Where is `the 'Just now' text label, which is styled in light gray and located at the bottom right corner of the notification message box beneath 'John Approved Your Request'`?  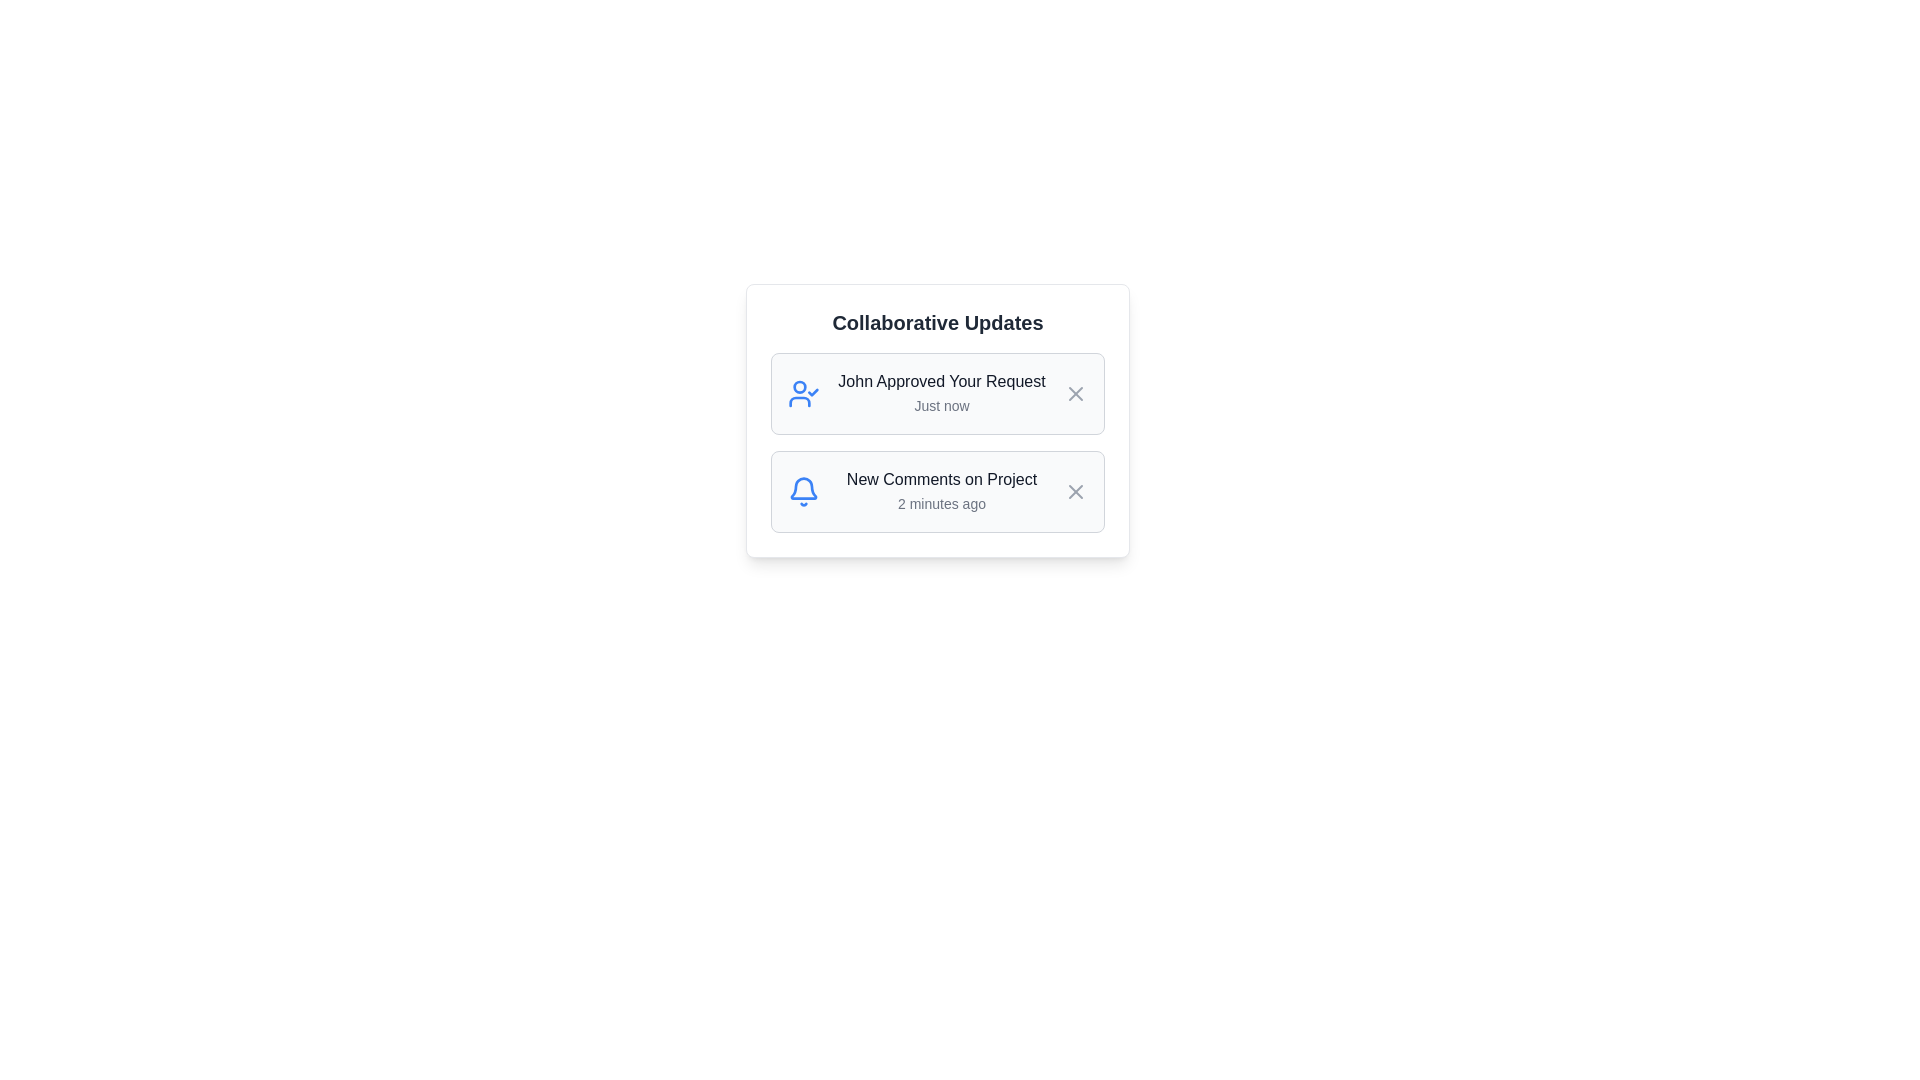
the 'Just now' text label, which is styled in light gray and located at the bottom right corner of the notification message box beneath 'John Approved Your Request' is located at coordinates (940, 405).